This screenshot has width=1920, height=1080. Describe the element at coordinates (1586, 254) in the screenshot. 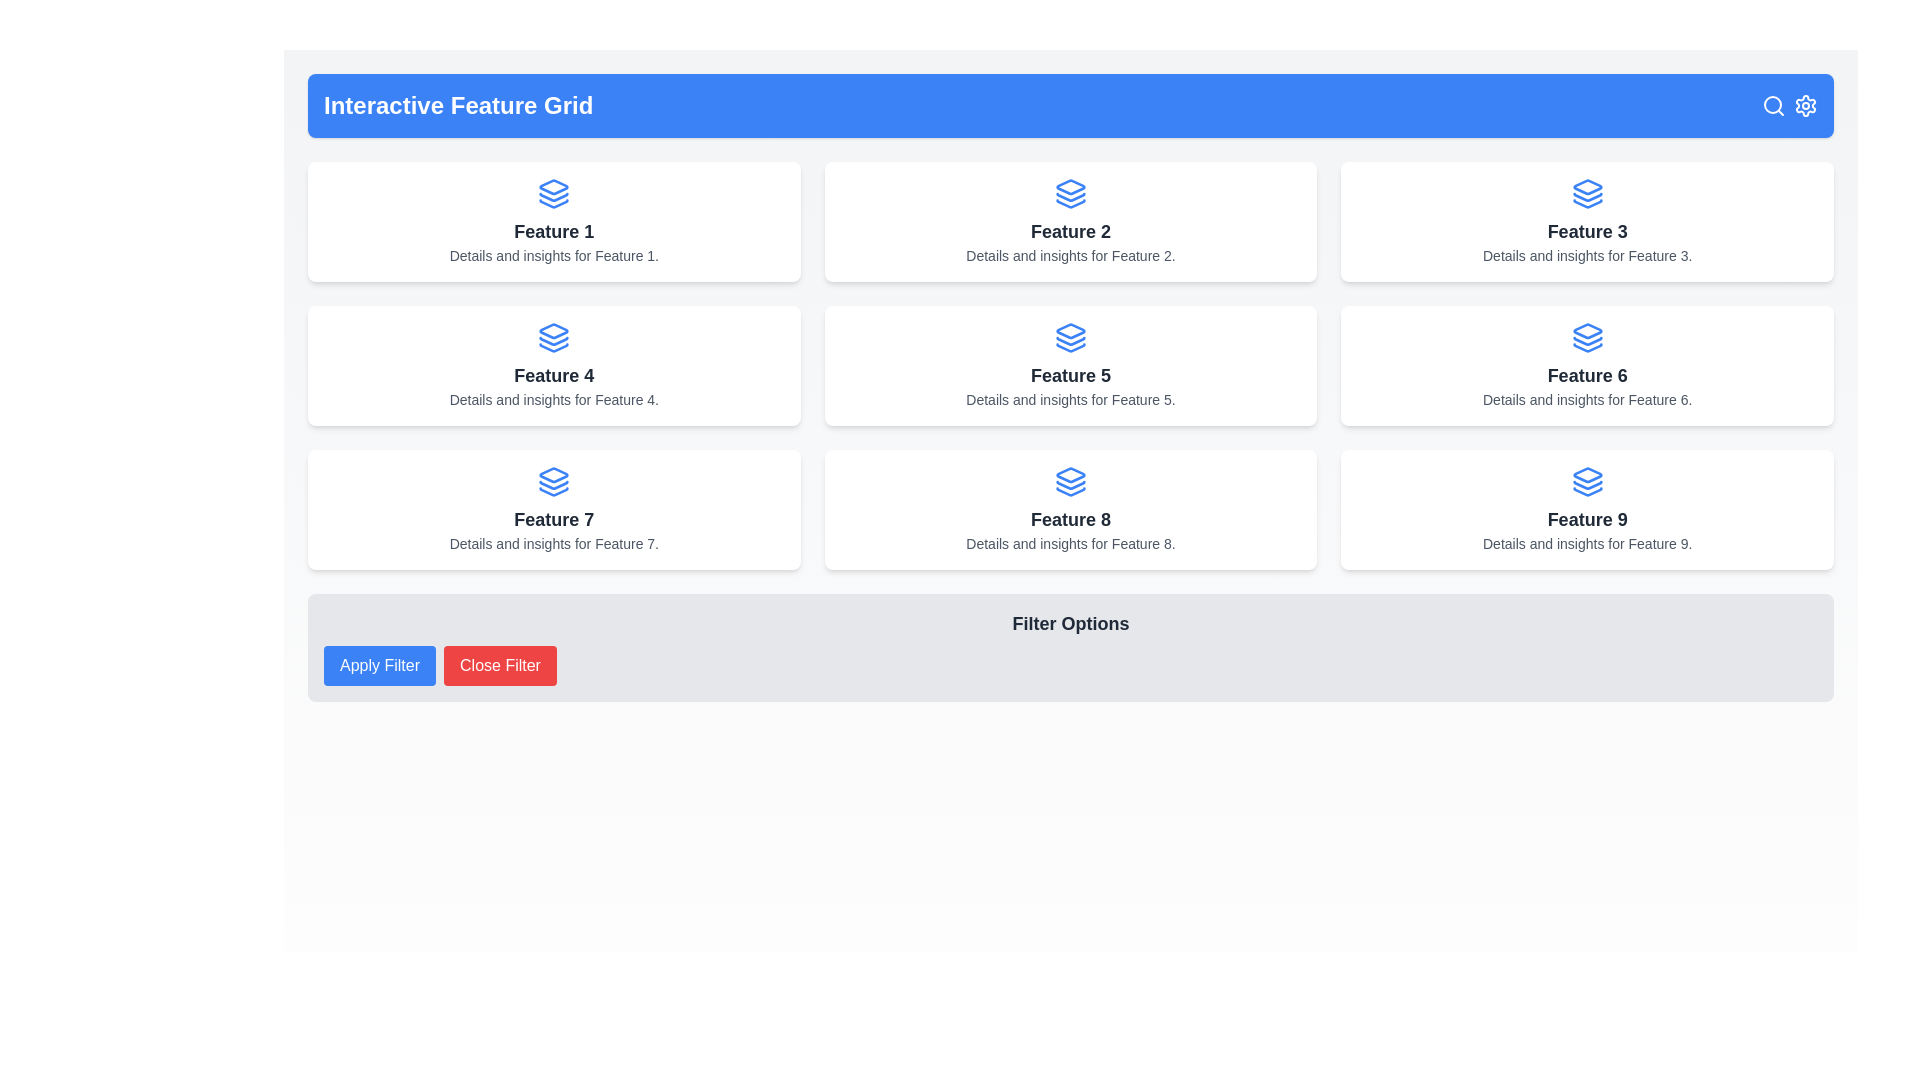

I see `the text label that contains 'Details and insights for Feature 3.', located beneath the title 'Feature 3' in the third card of the three-column grid layout` at that location.